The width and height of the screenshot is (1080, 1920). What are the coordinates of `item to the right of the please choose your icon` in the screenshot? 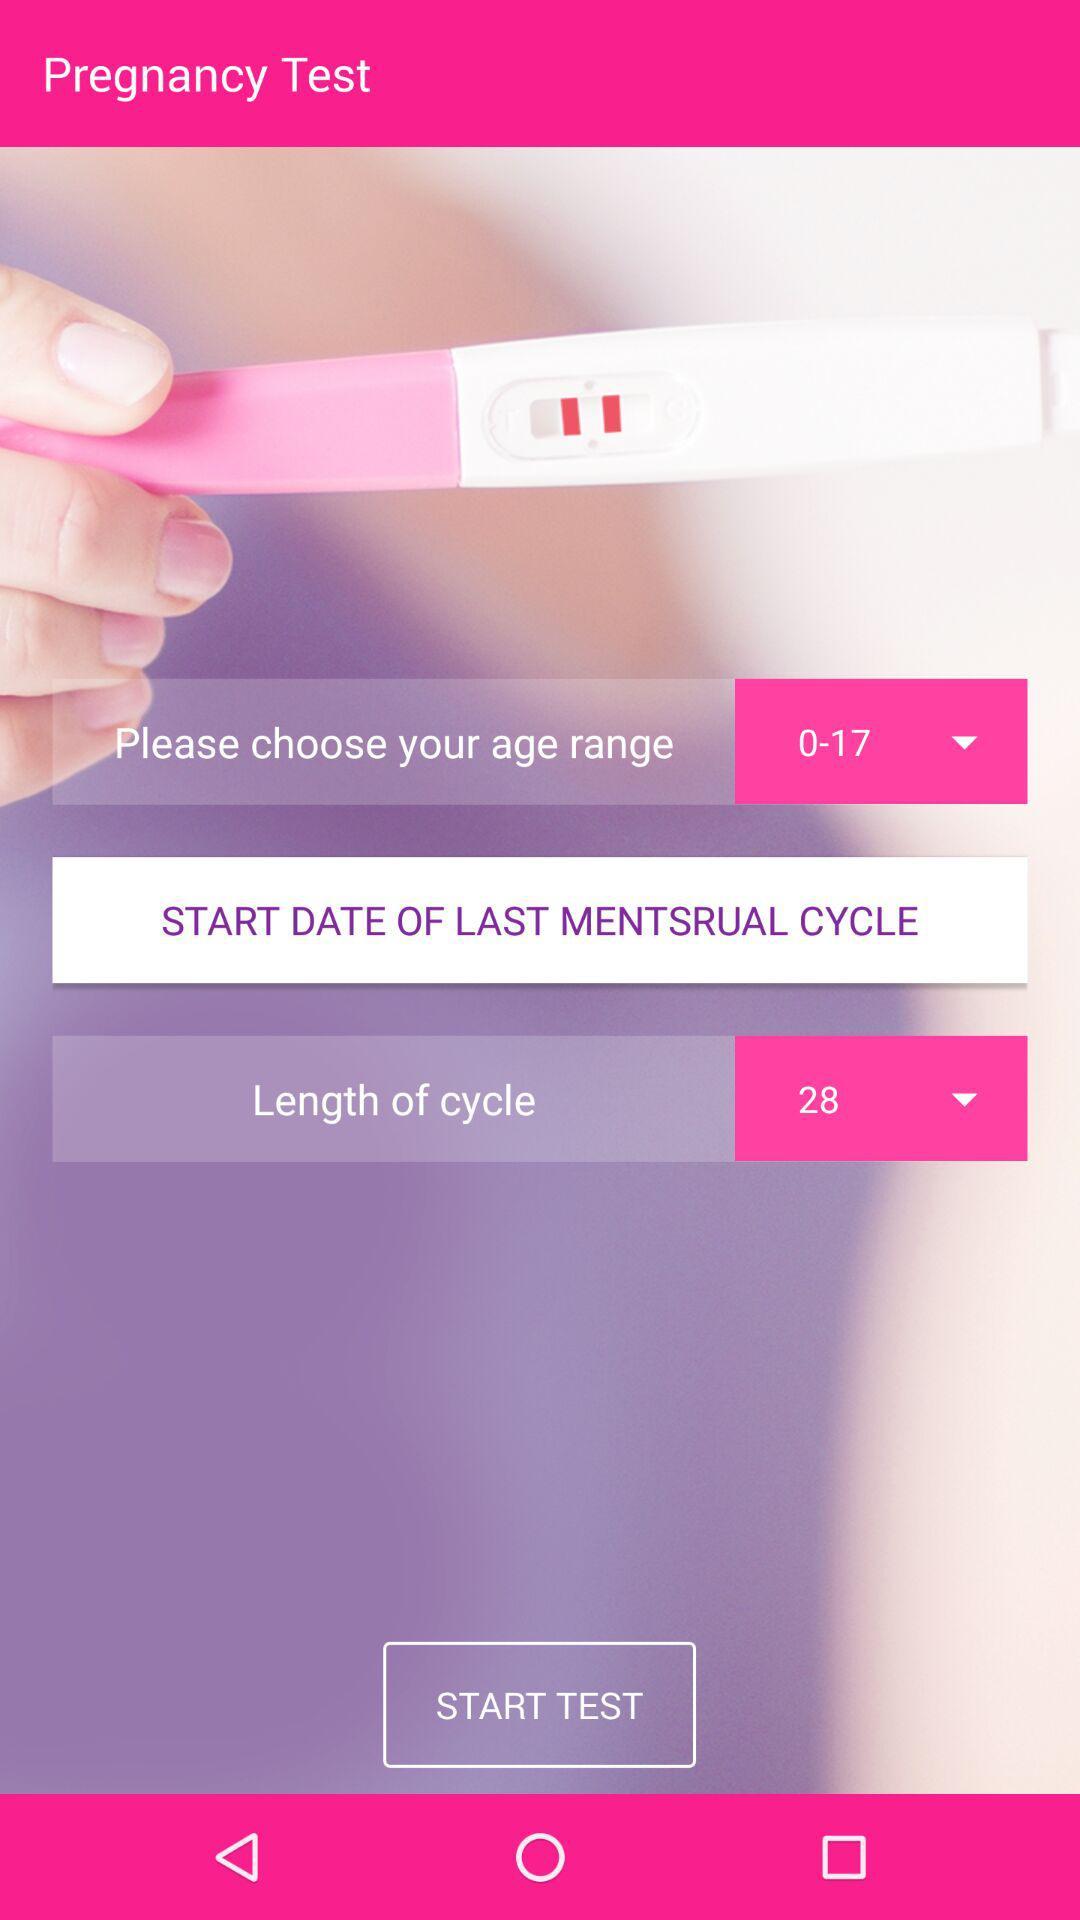 It's located at (880, 740).